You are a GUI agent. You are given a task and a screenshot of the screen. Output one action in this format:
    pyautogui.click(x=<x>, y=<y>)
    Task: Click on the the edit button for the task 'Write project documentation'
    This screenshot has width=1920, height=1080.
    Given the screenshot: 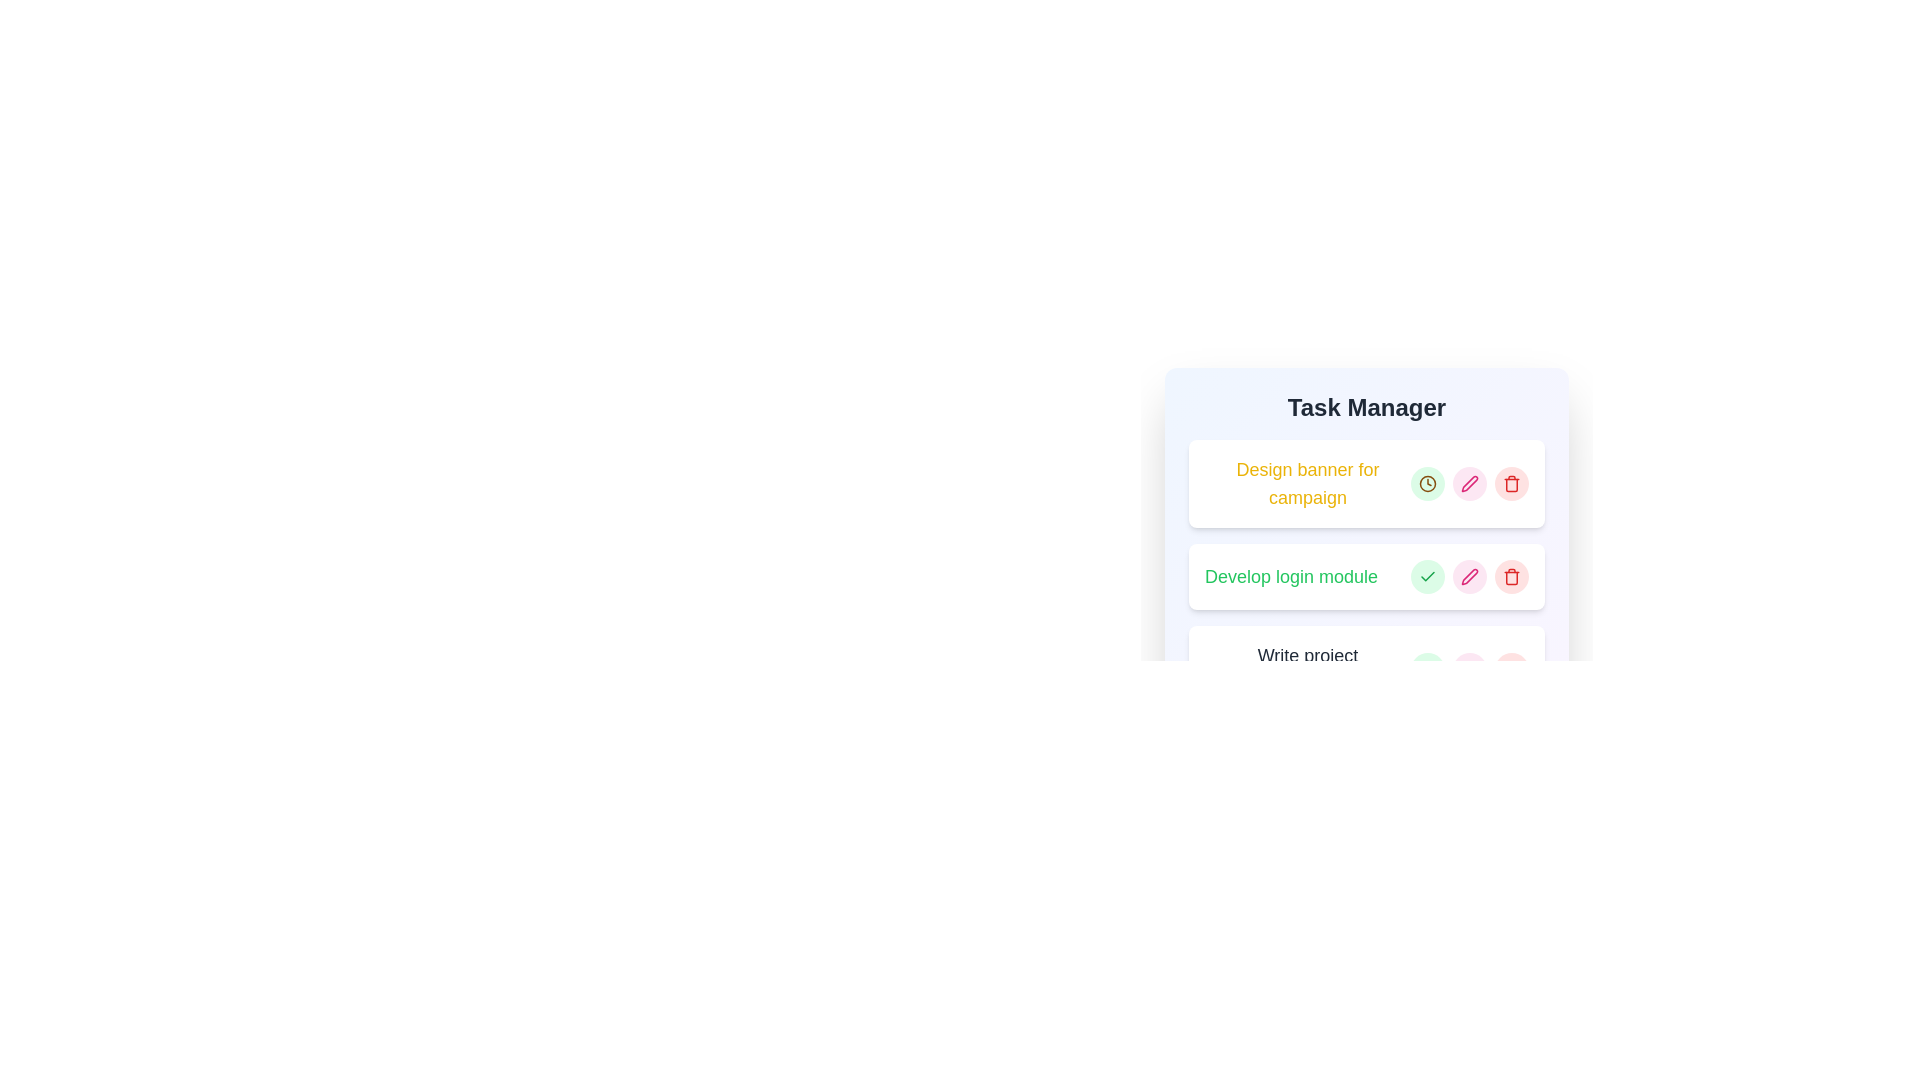 What is the action you would take?
    pyautogui.click(x=1469, y=670)
    